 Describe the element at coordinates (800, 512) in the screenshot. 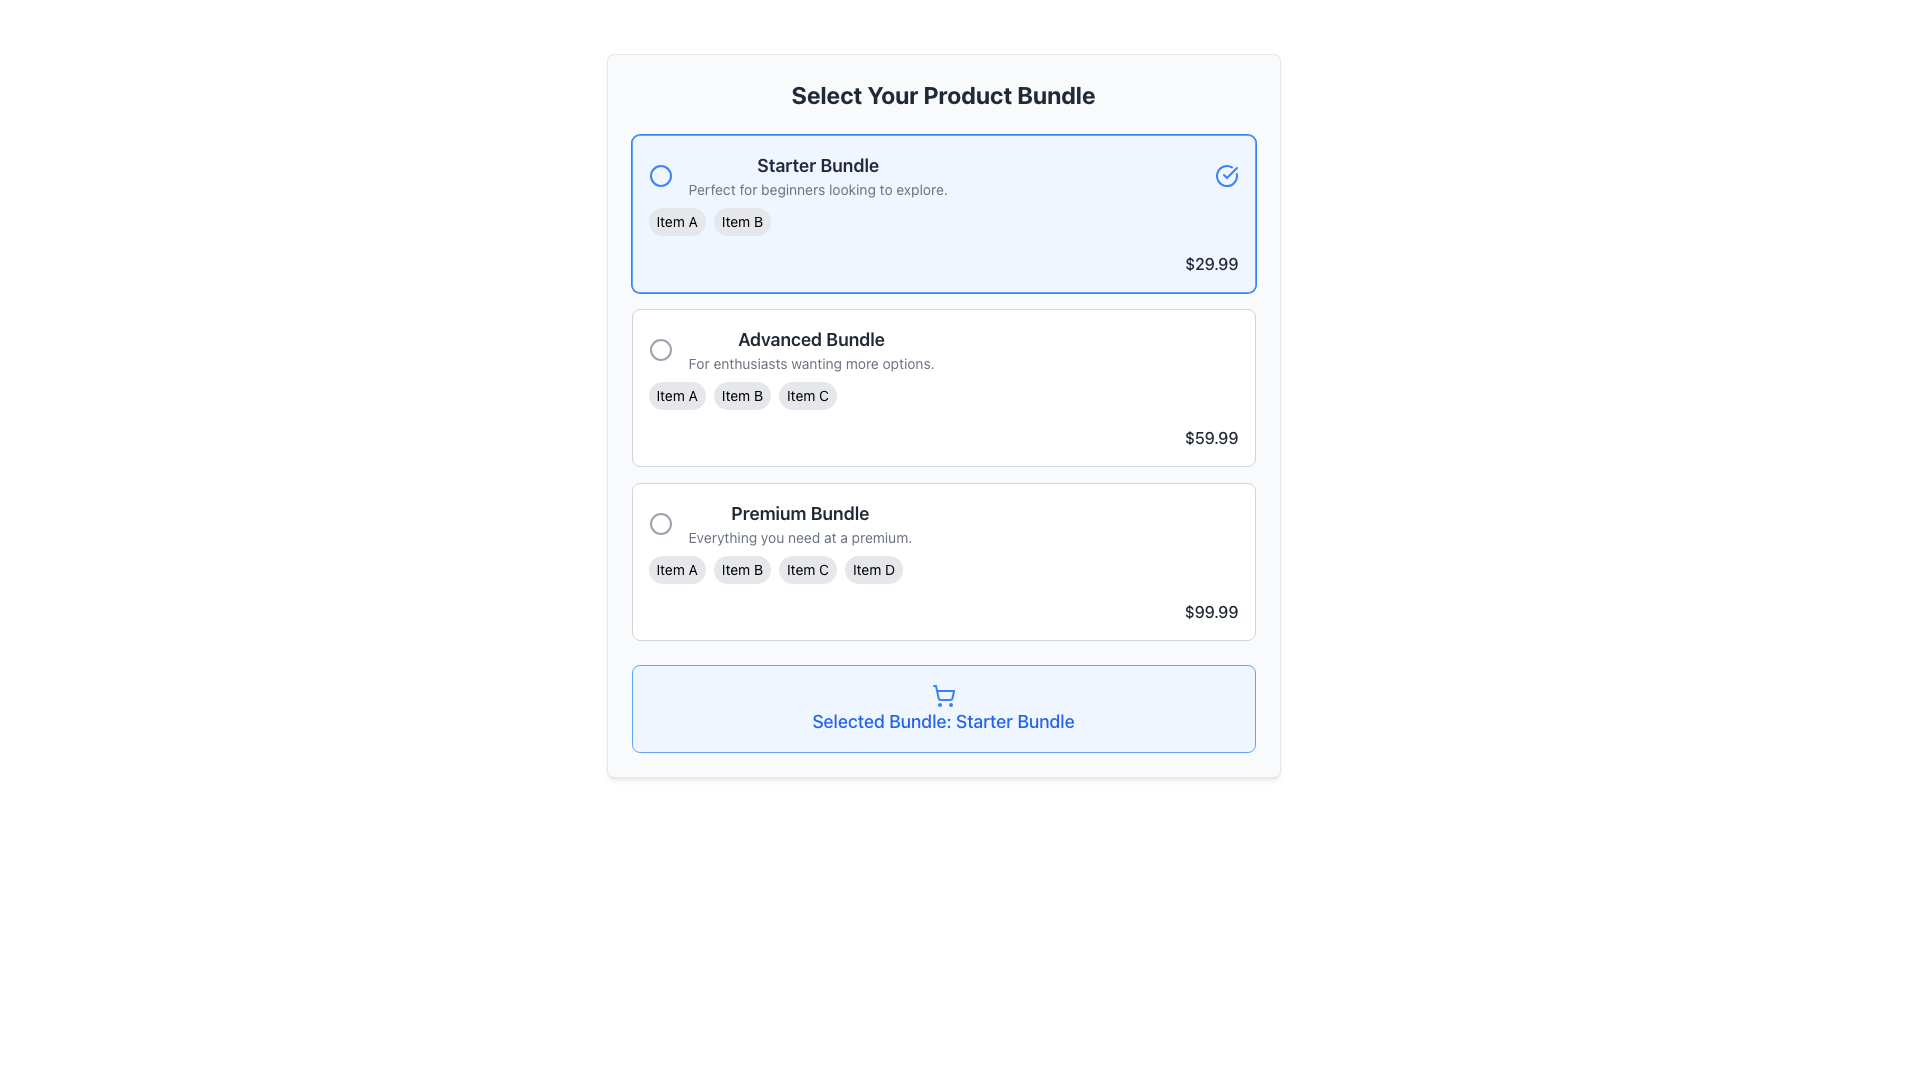

I see `the 'Premium Bundle' text label, which is prominently displayed in a larger and bold font style near the top of the box, providing clear visibility against a light background` at that location.